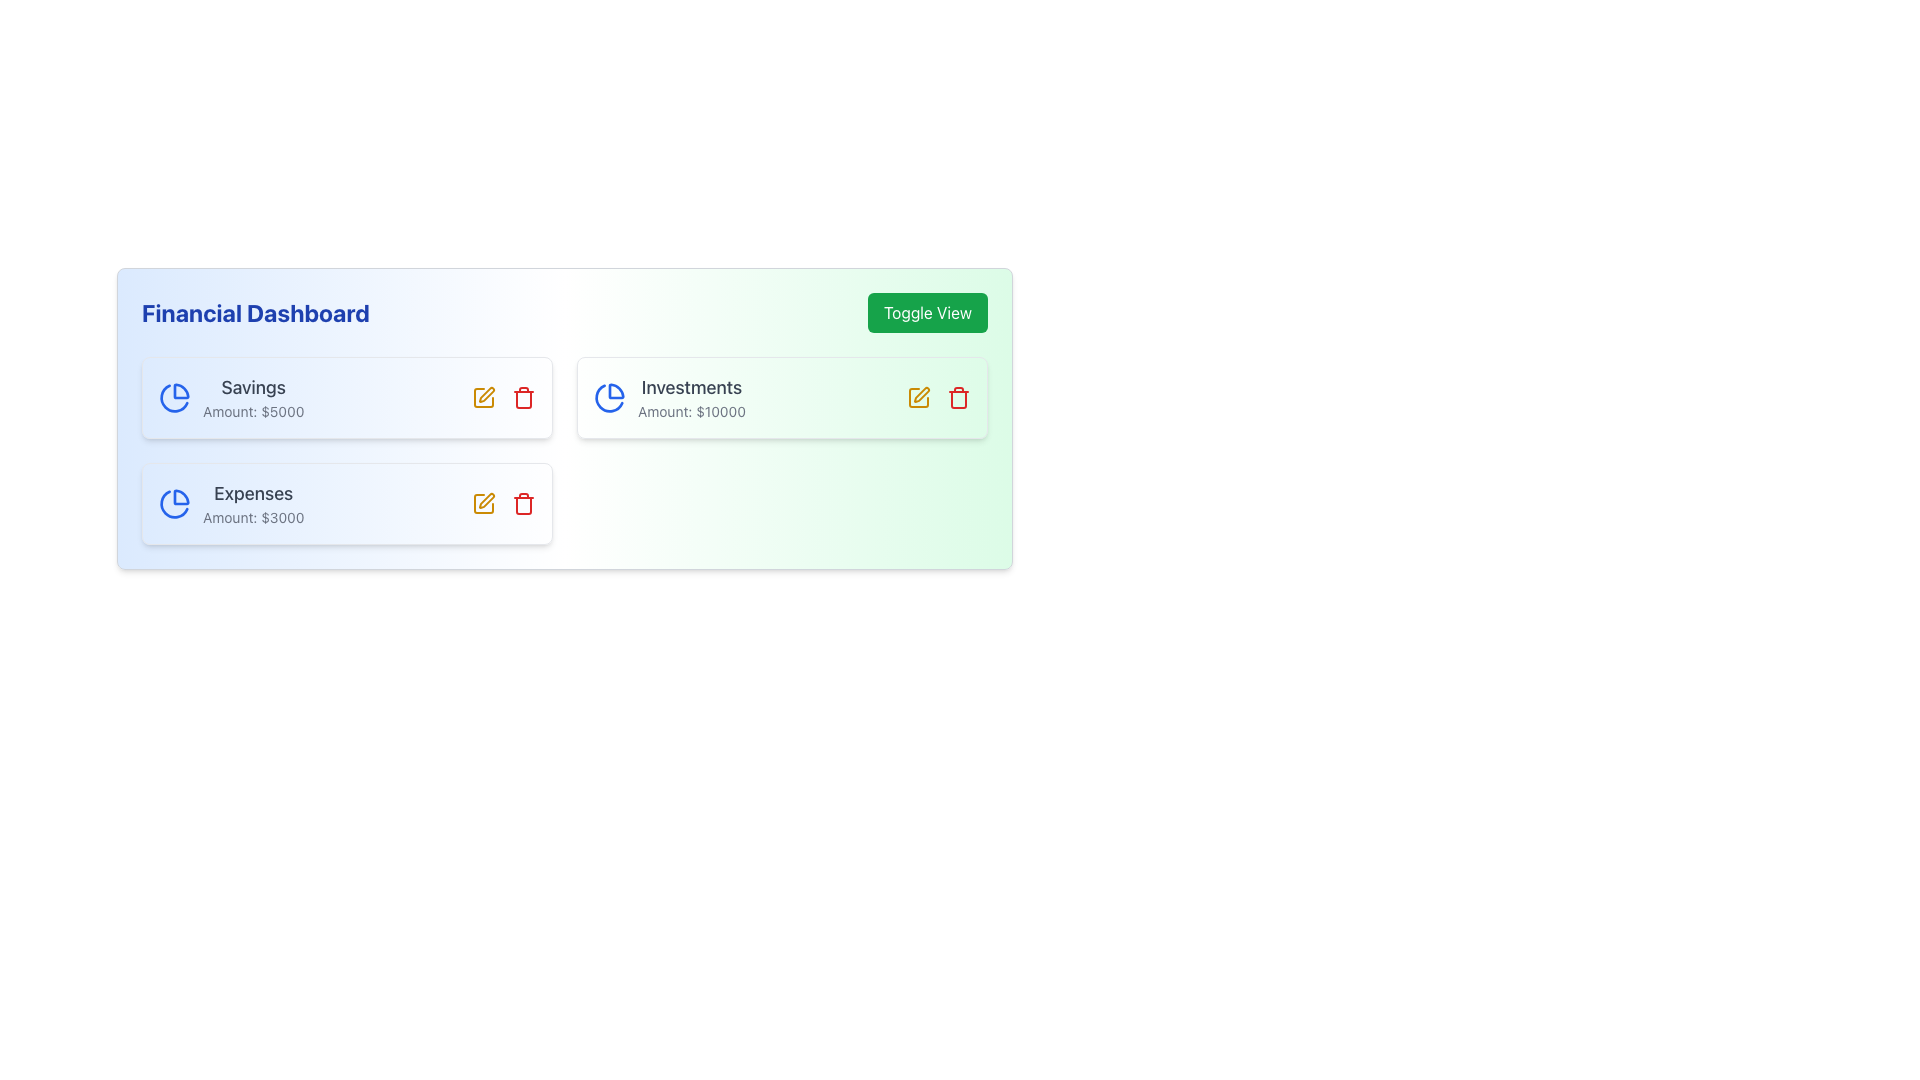 This screenshot has height=1080, width=1920. What do you see at coordinates (484, 397) in the screenshot?
I see `the Edit button located to the right of the 'Savings: $5000' section in the Financial Dashboard to initiate editing` at bounding box center [484, 397].